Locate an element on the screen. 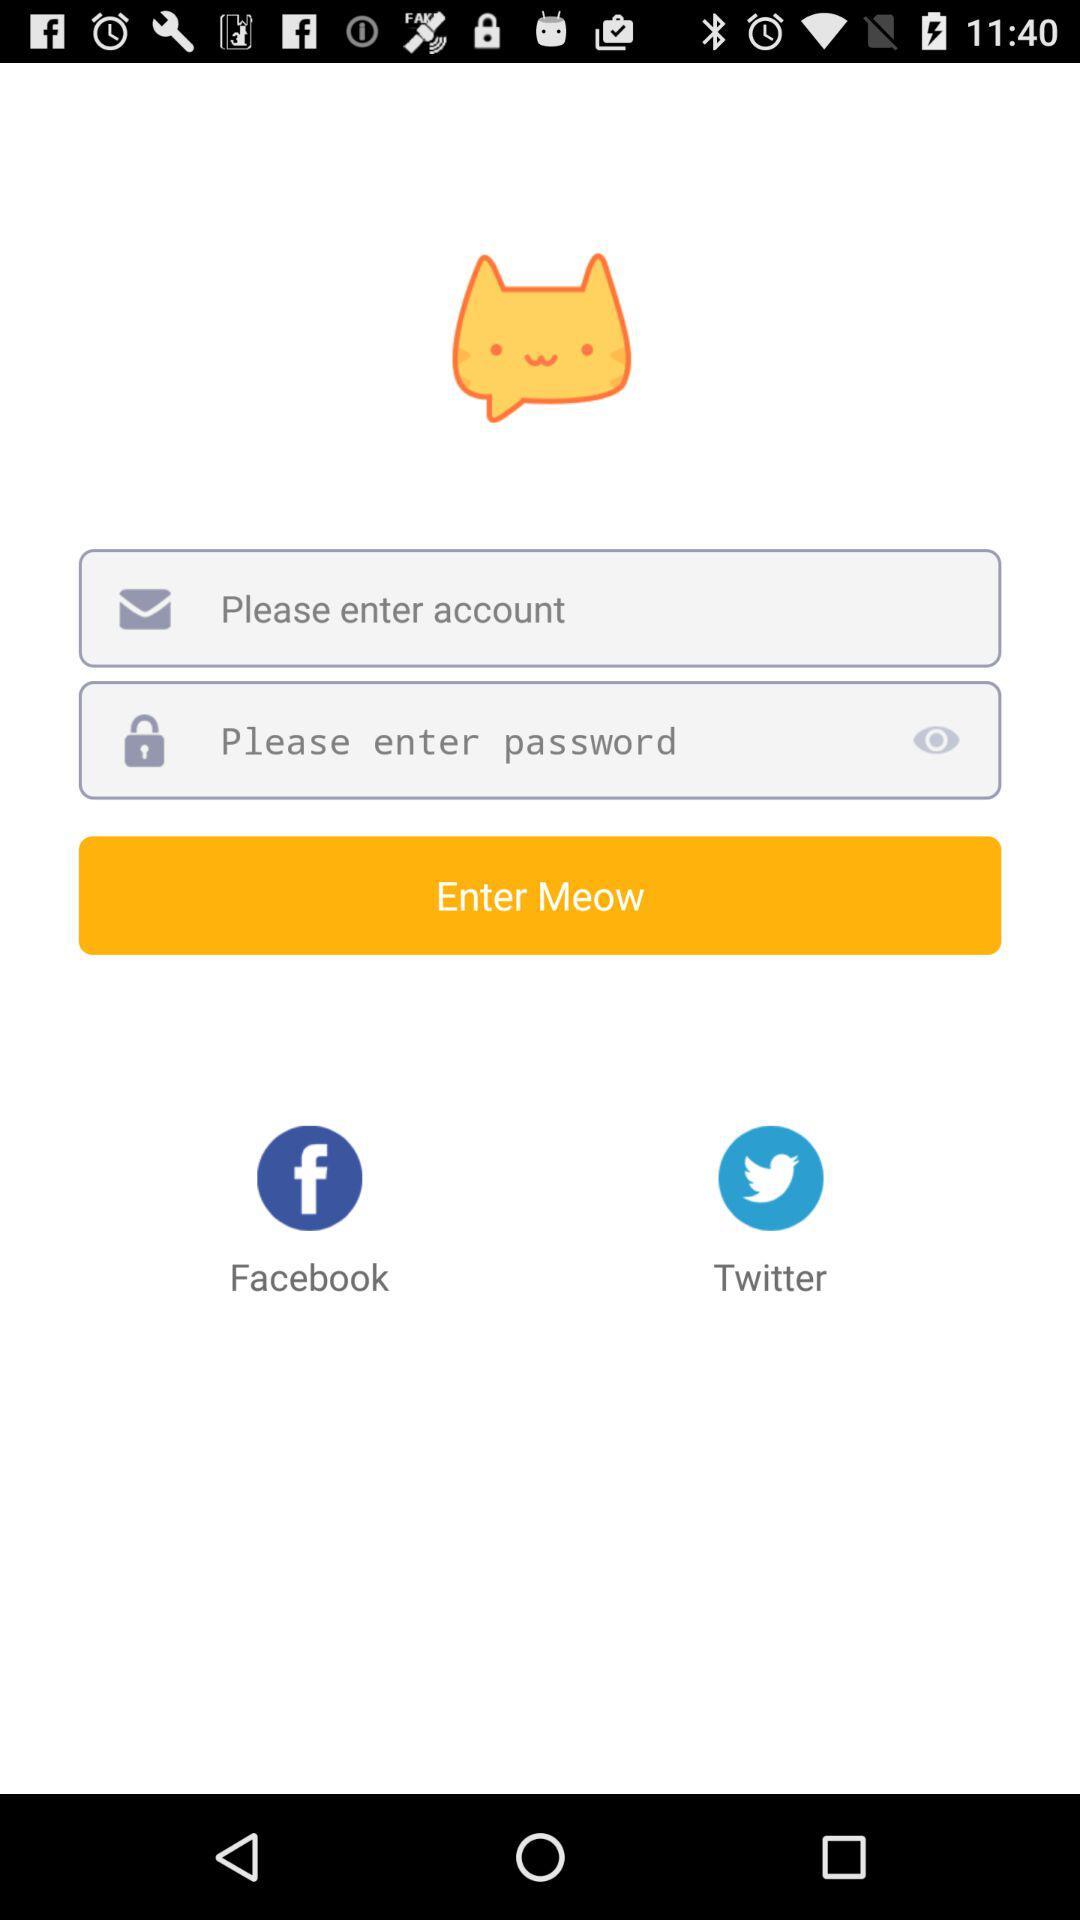  enter meow icon is located at coordinates (540, 894).